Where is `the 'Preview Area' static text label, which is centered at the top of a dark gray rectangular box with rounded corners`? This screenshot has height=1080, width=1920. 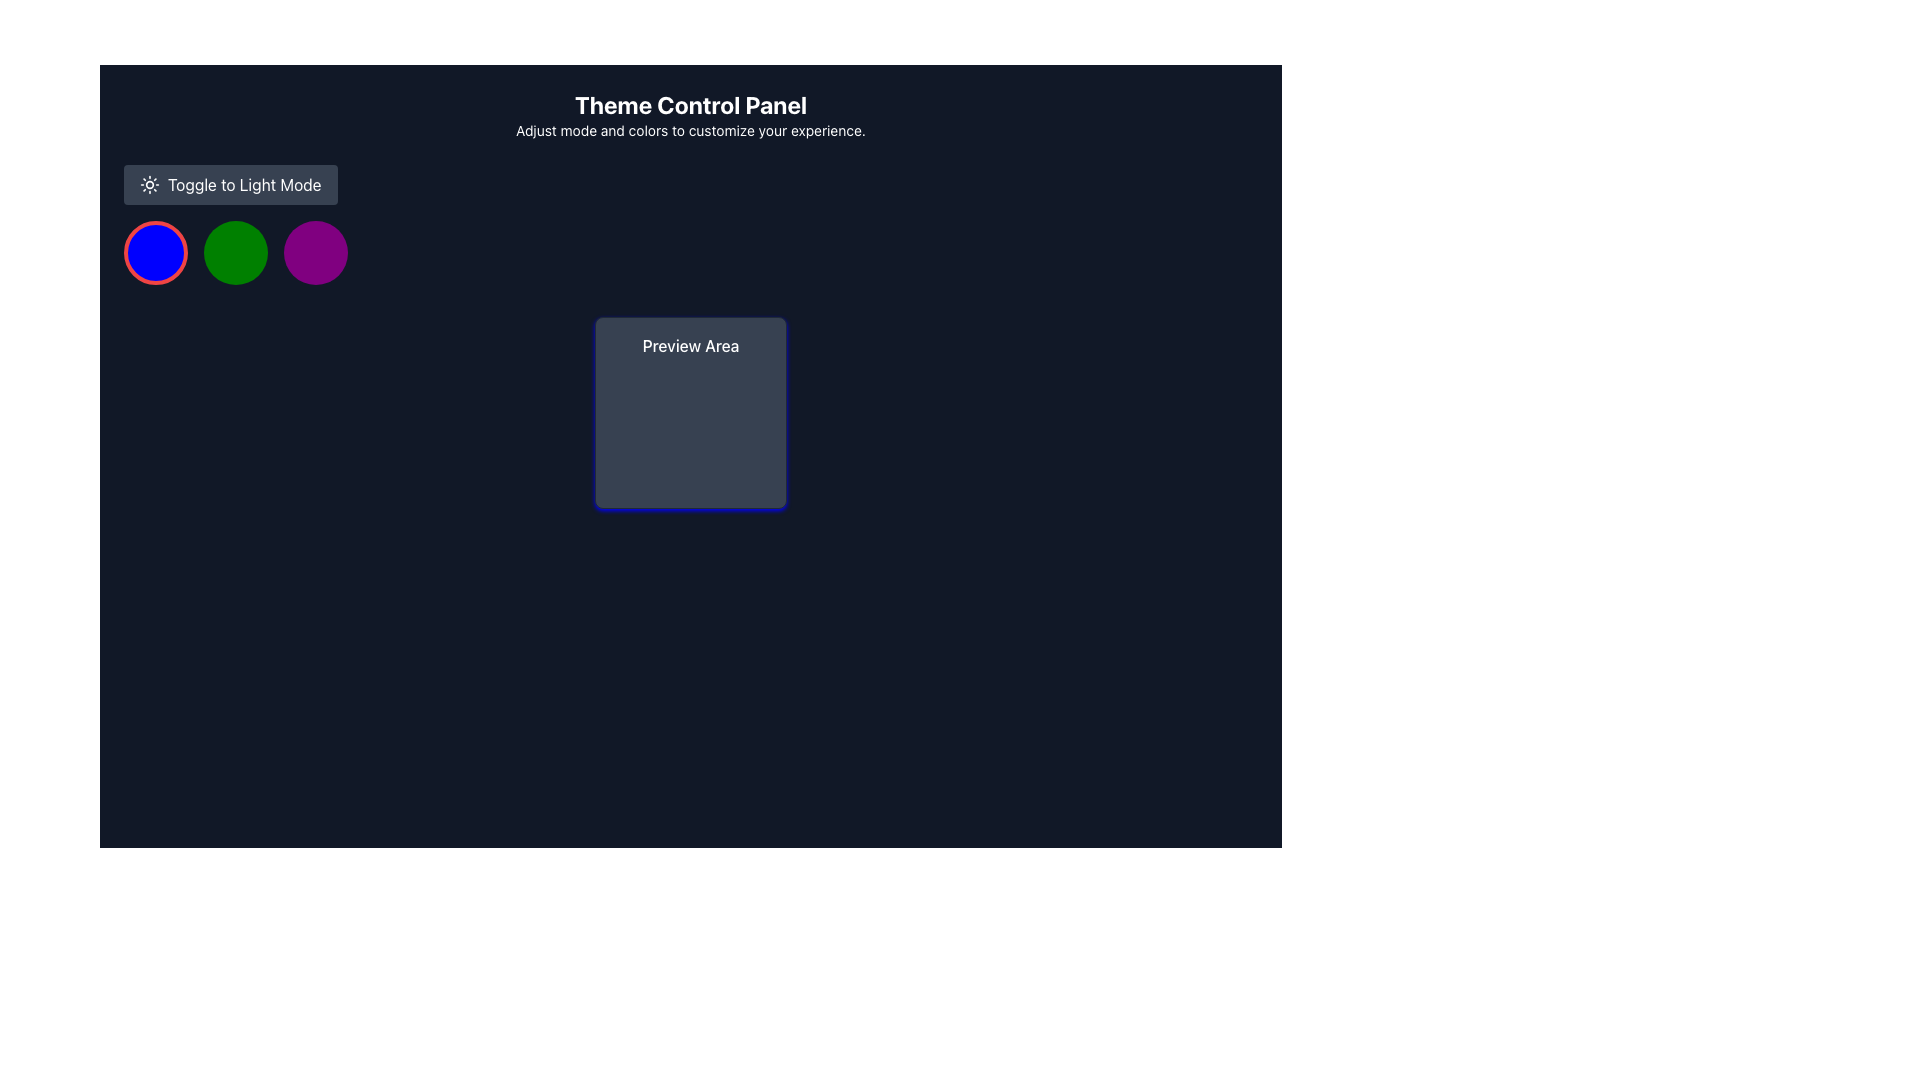
the 'Preview Area' static text label, which is centered at the top of a dark gray rectangular box with rounded corners is located at coordinates (691, 345).